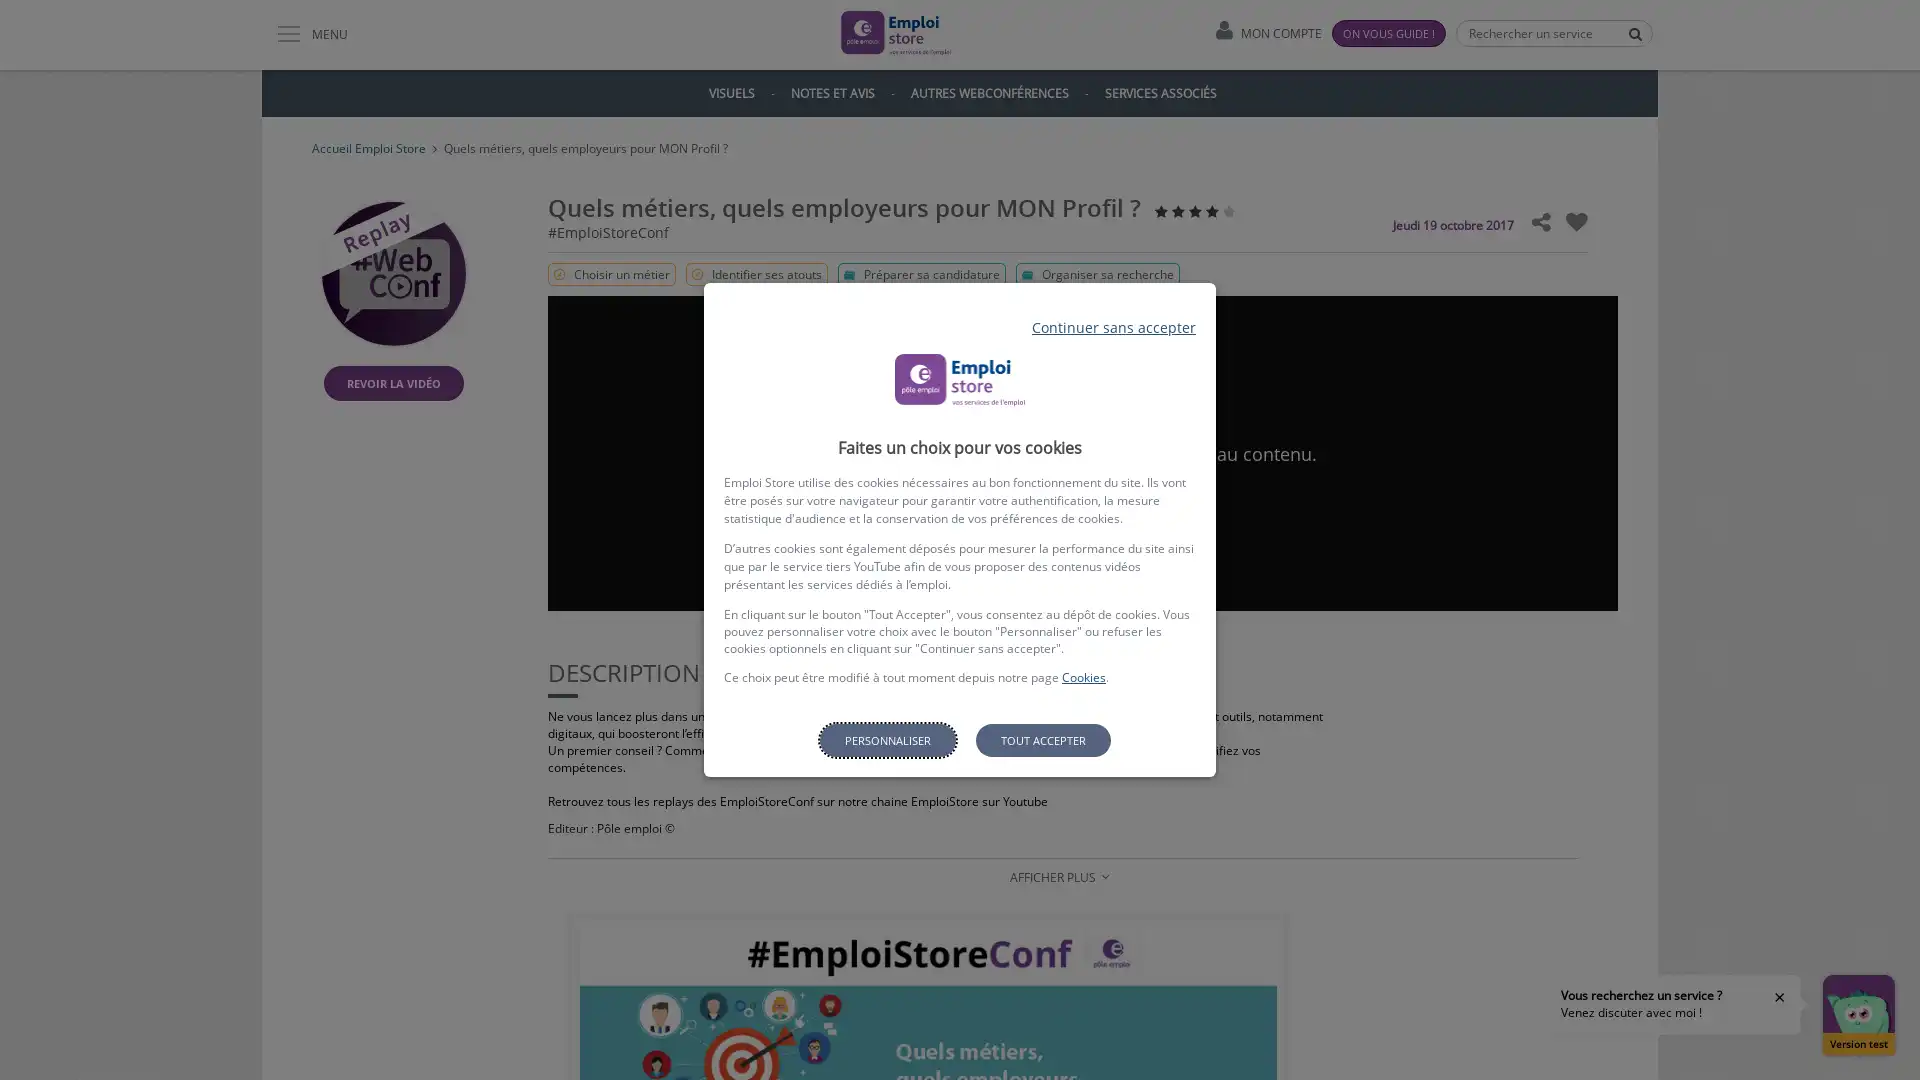 Image resolution: width=1920 pixels, height=1080 pixels. What do you see at coordinates (1780, 996) in the screenshot?
I see `Fermer la bulle d'aide` at bounding box center [1780, 996].